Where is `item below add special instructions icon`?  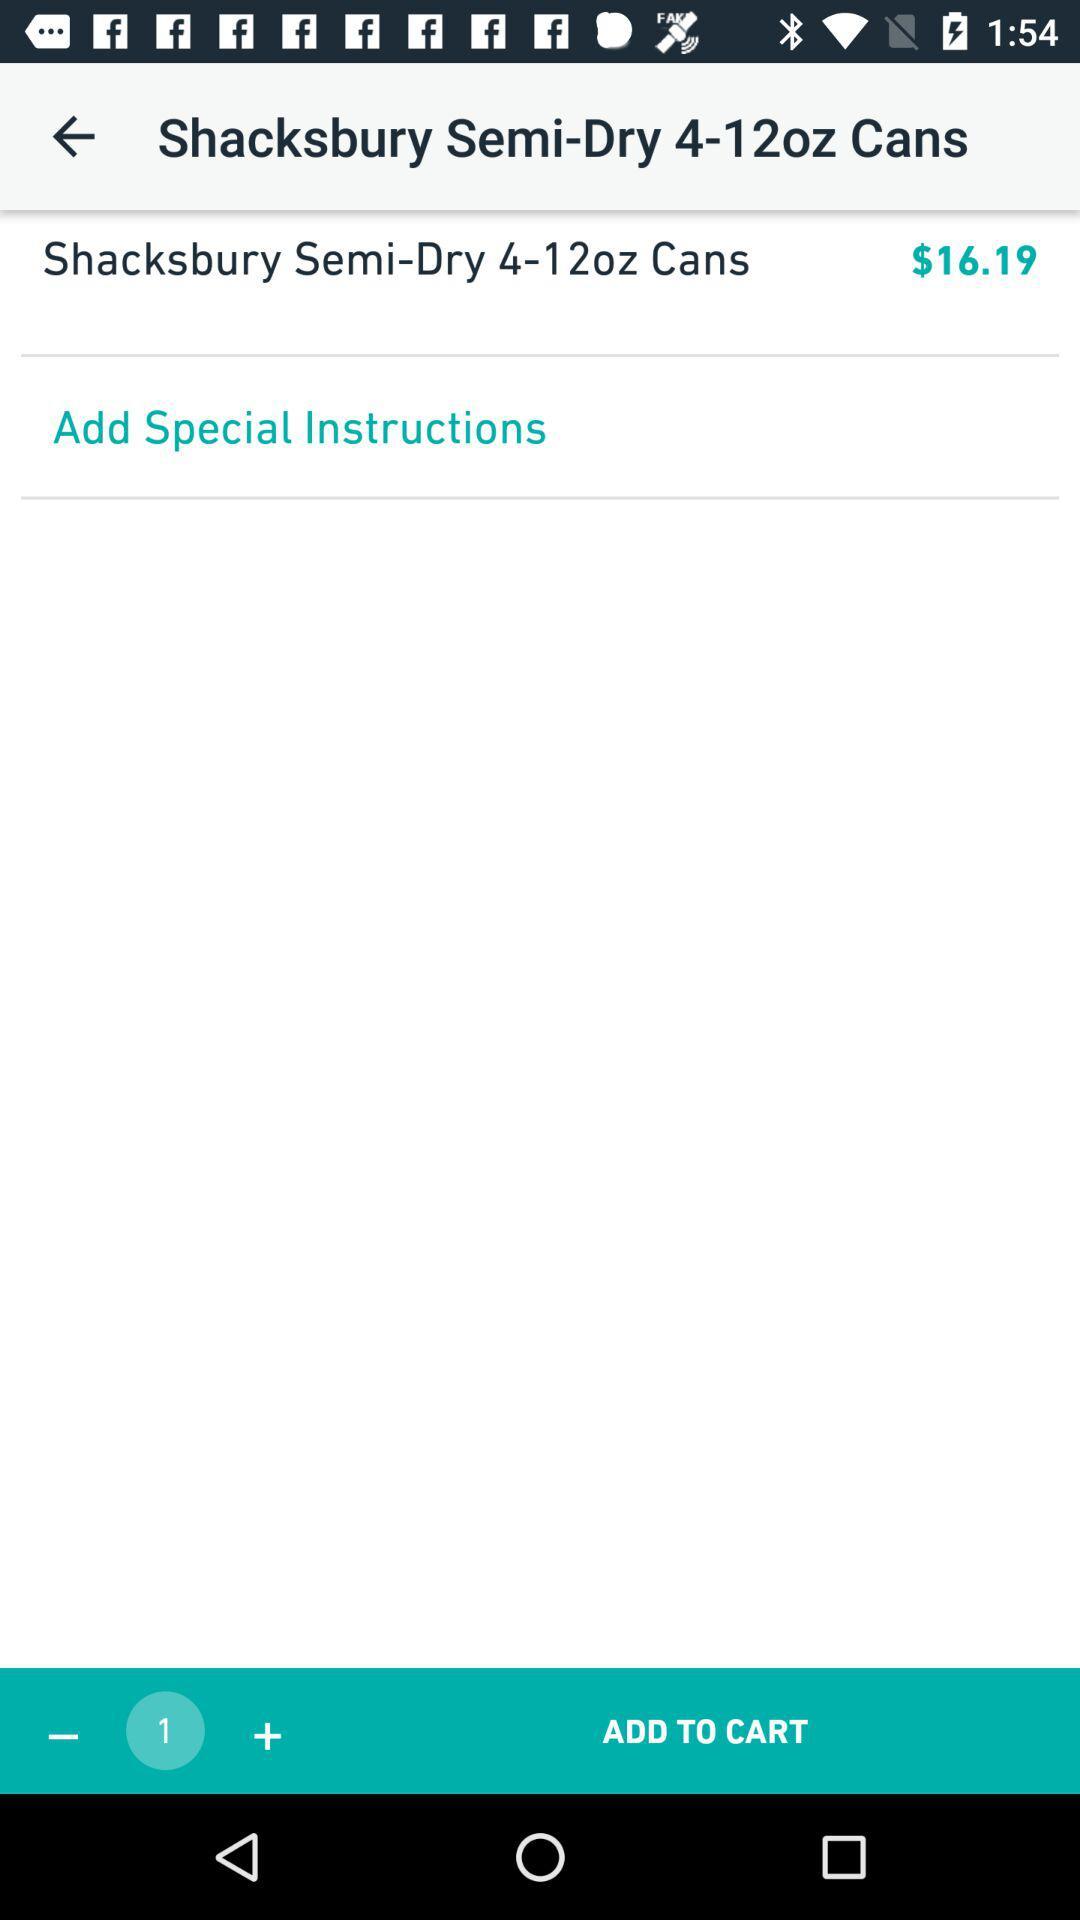
item below add special instructions icon is located at coordinates (61, 1730).